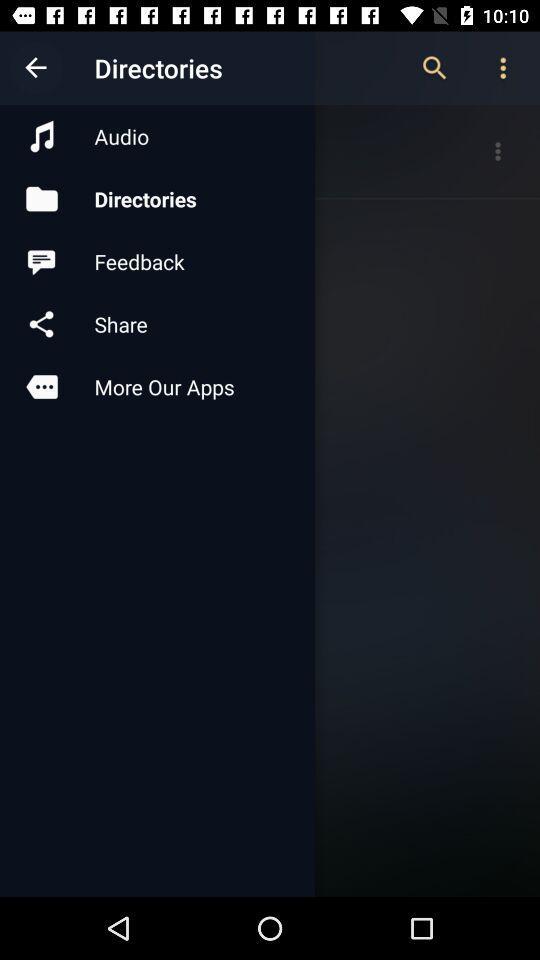 The image size is (540, 960). Describe the element at coordinates (156, 135) in the screenshot. I see `the item above directories` at that location.